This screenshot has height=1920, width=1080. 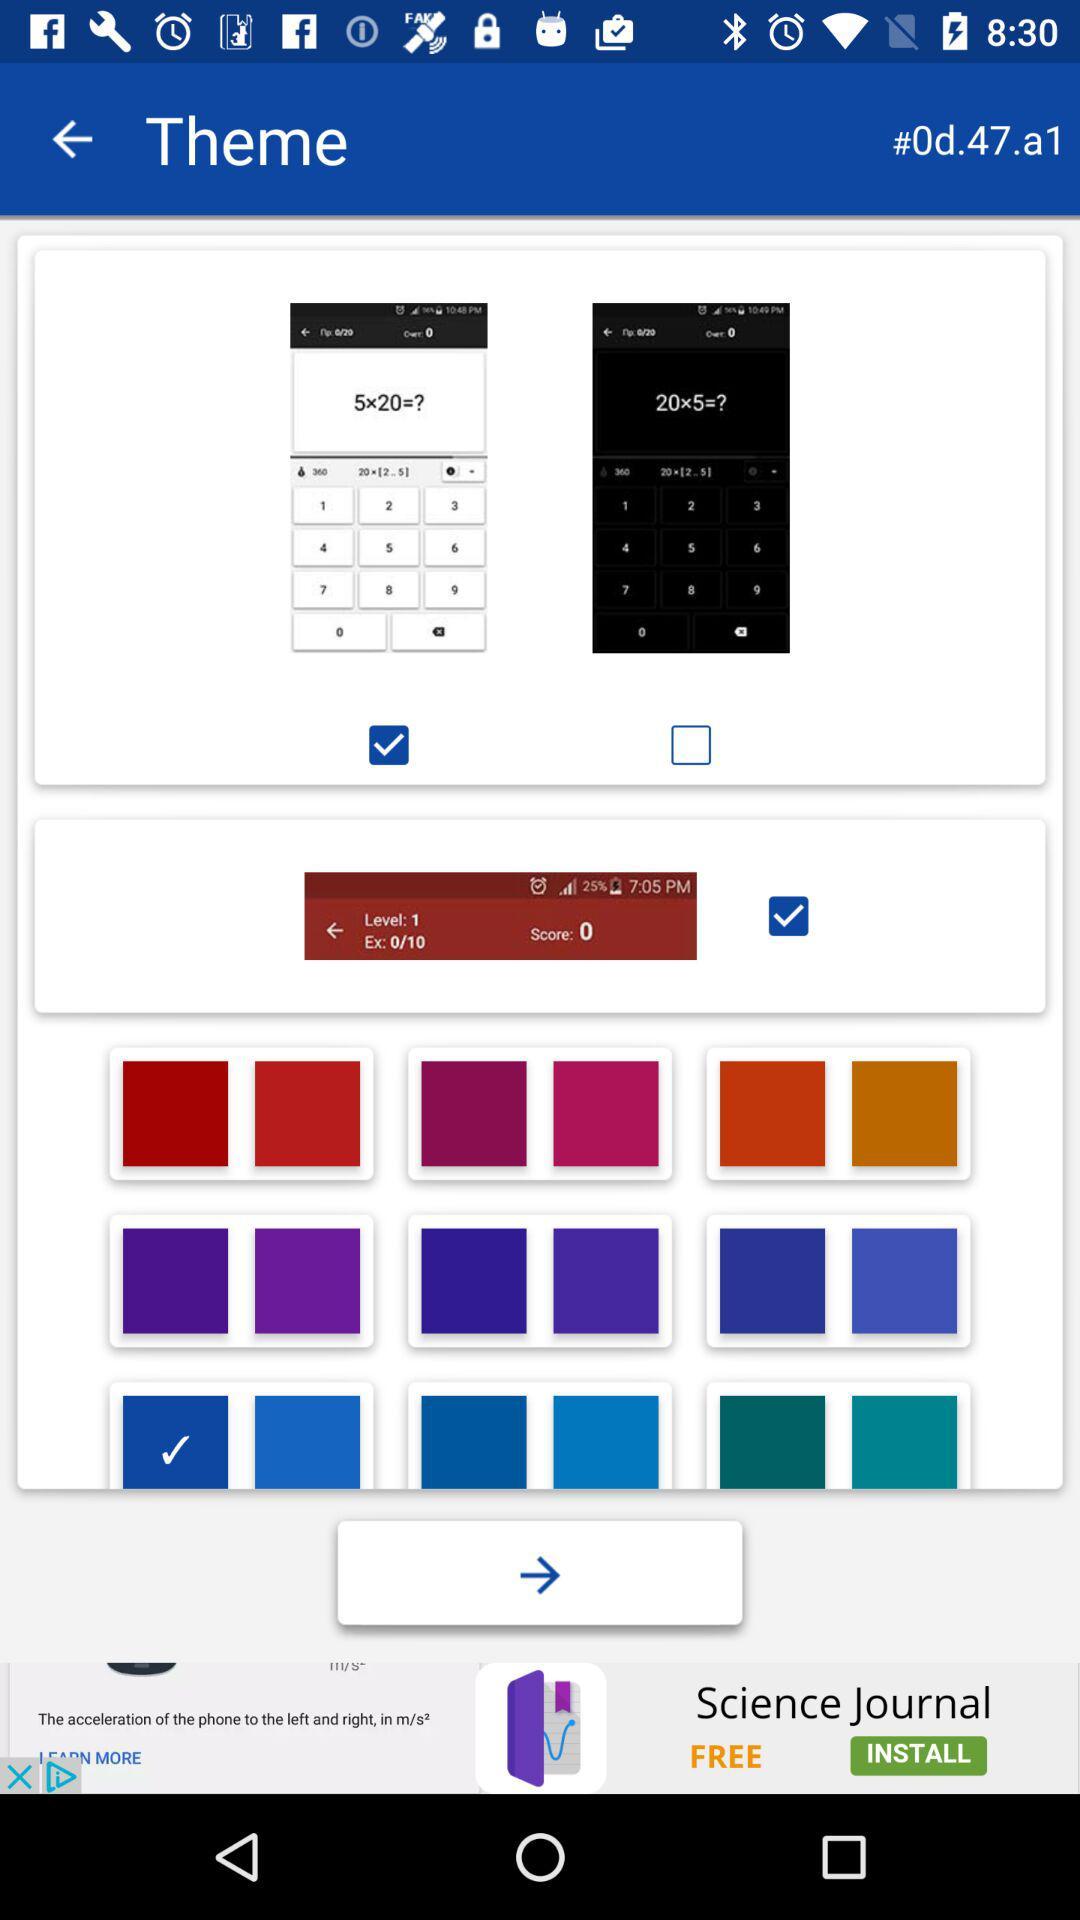 I want to click on logo, so click(x=904, y=1281).